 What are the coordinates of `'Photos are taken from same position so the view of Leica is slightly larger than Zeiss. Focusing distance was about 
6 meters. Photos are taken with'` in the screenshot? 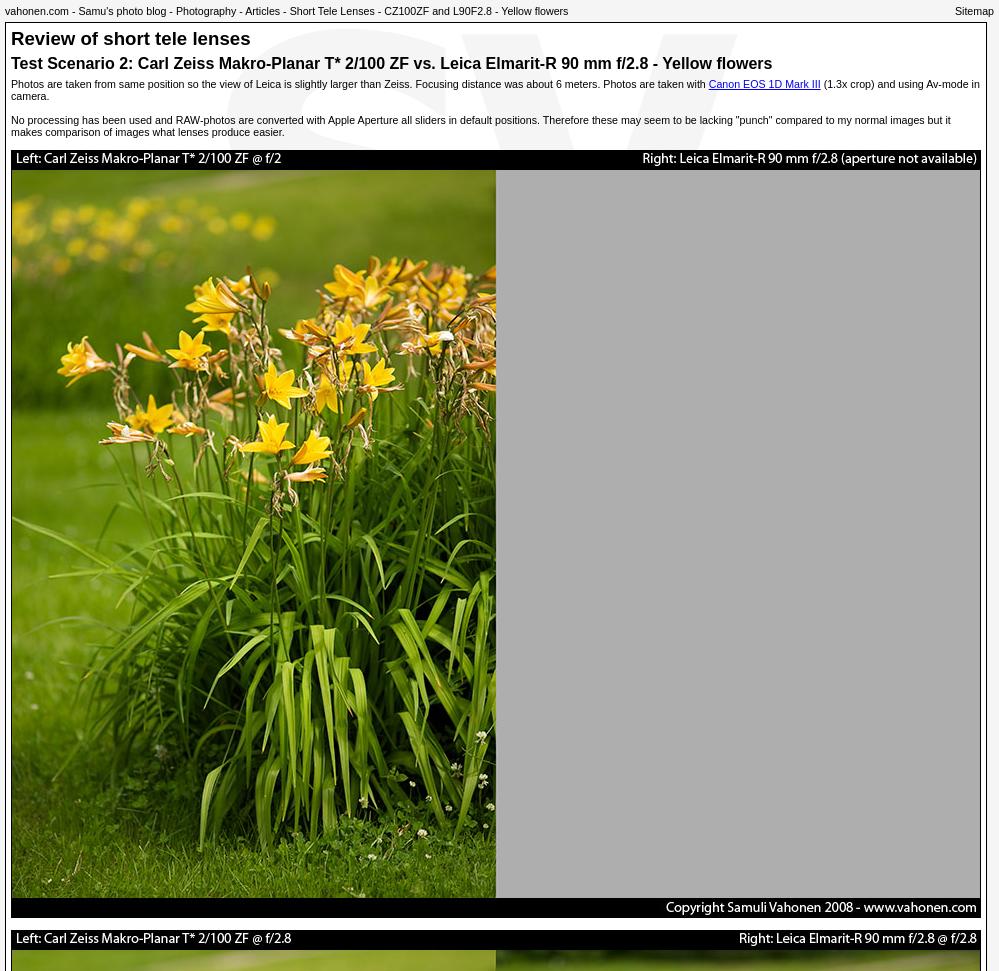 It's located at (359, 82).